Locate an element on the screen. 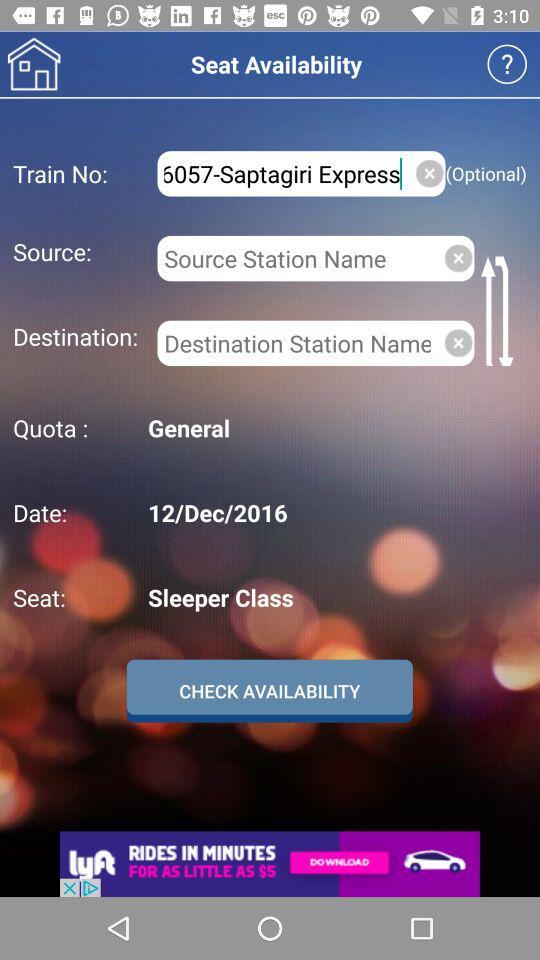  icon to the right of seat: icon is located at coordinates (334, 597).